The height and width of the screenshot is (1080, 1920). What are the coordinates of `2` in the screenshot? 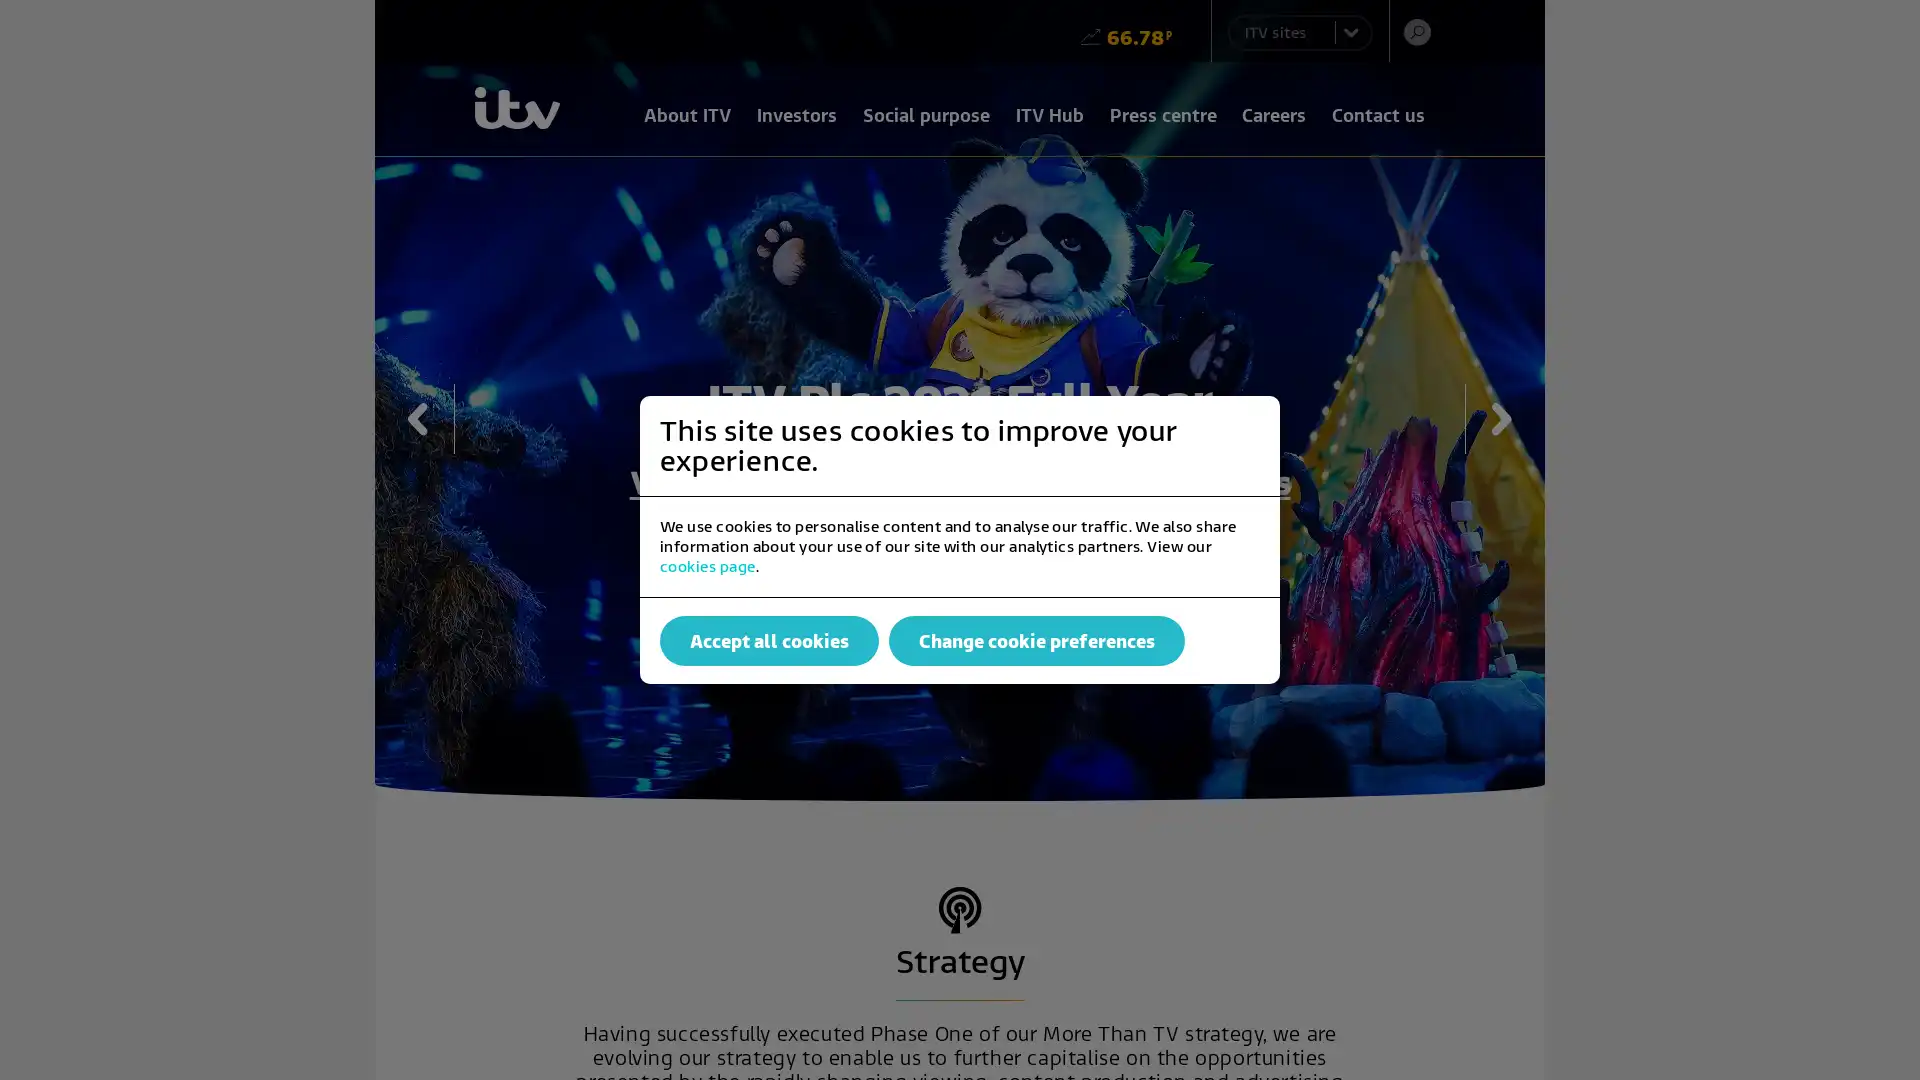 It's located at (984, 585).